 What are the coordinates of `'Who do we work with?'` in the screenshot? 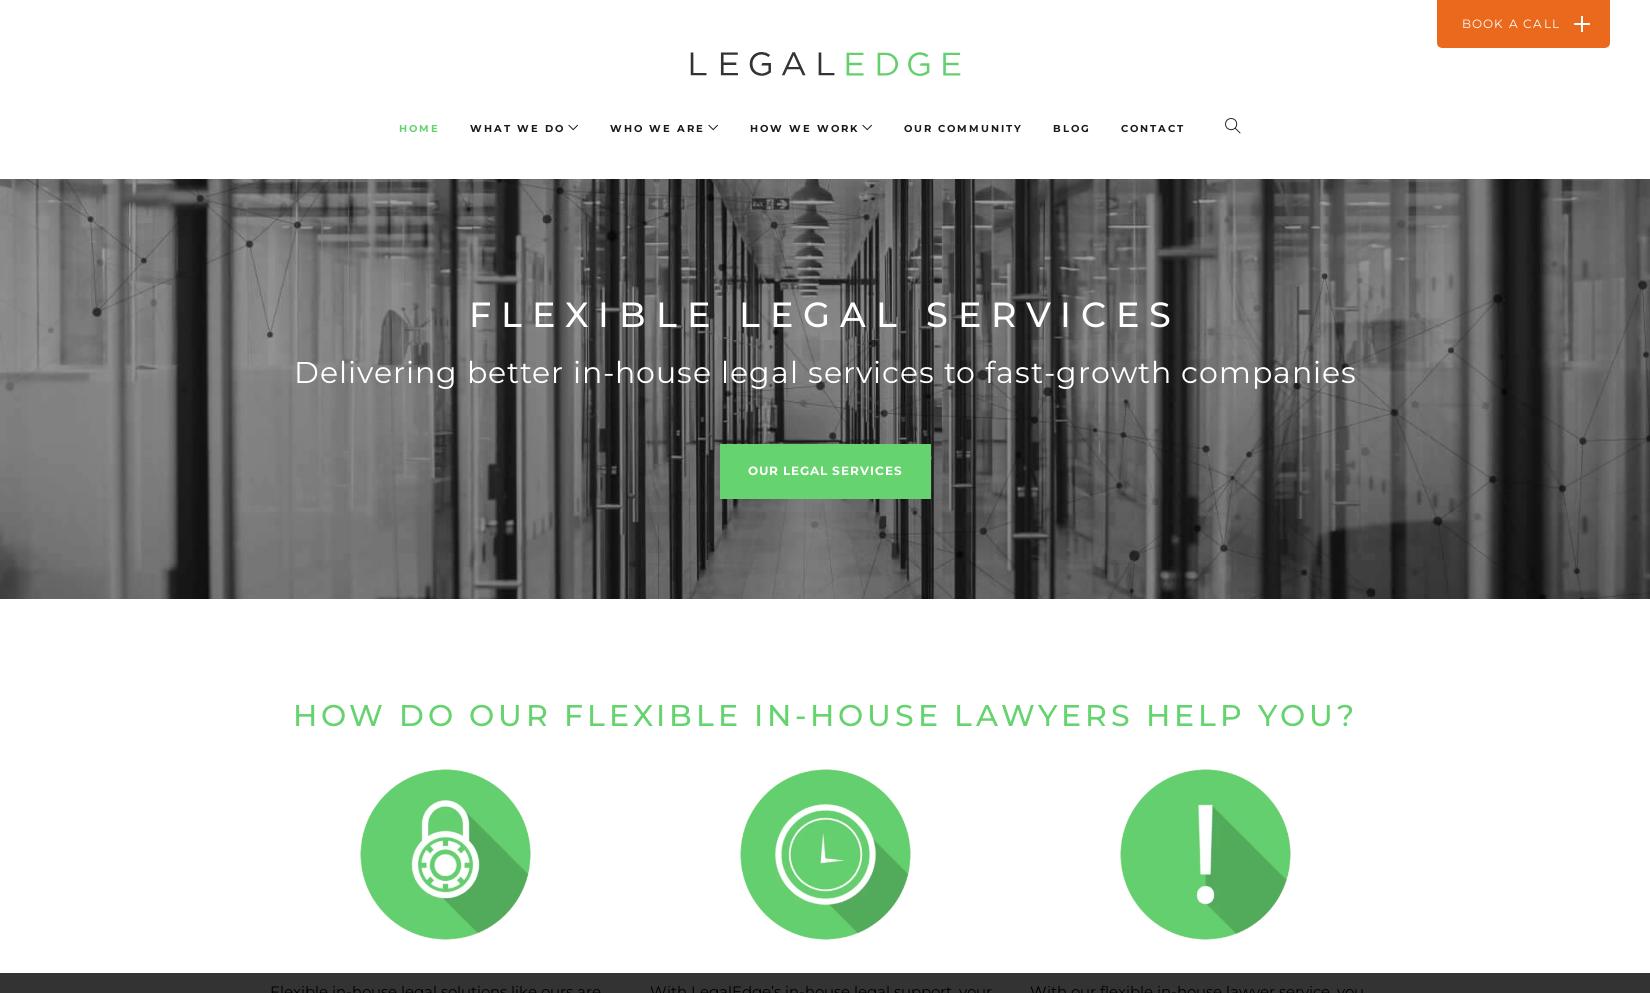 It's located at (823, 549).